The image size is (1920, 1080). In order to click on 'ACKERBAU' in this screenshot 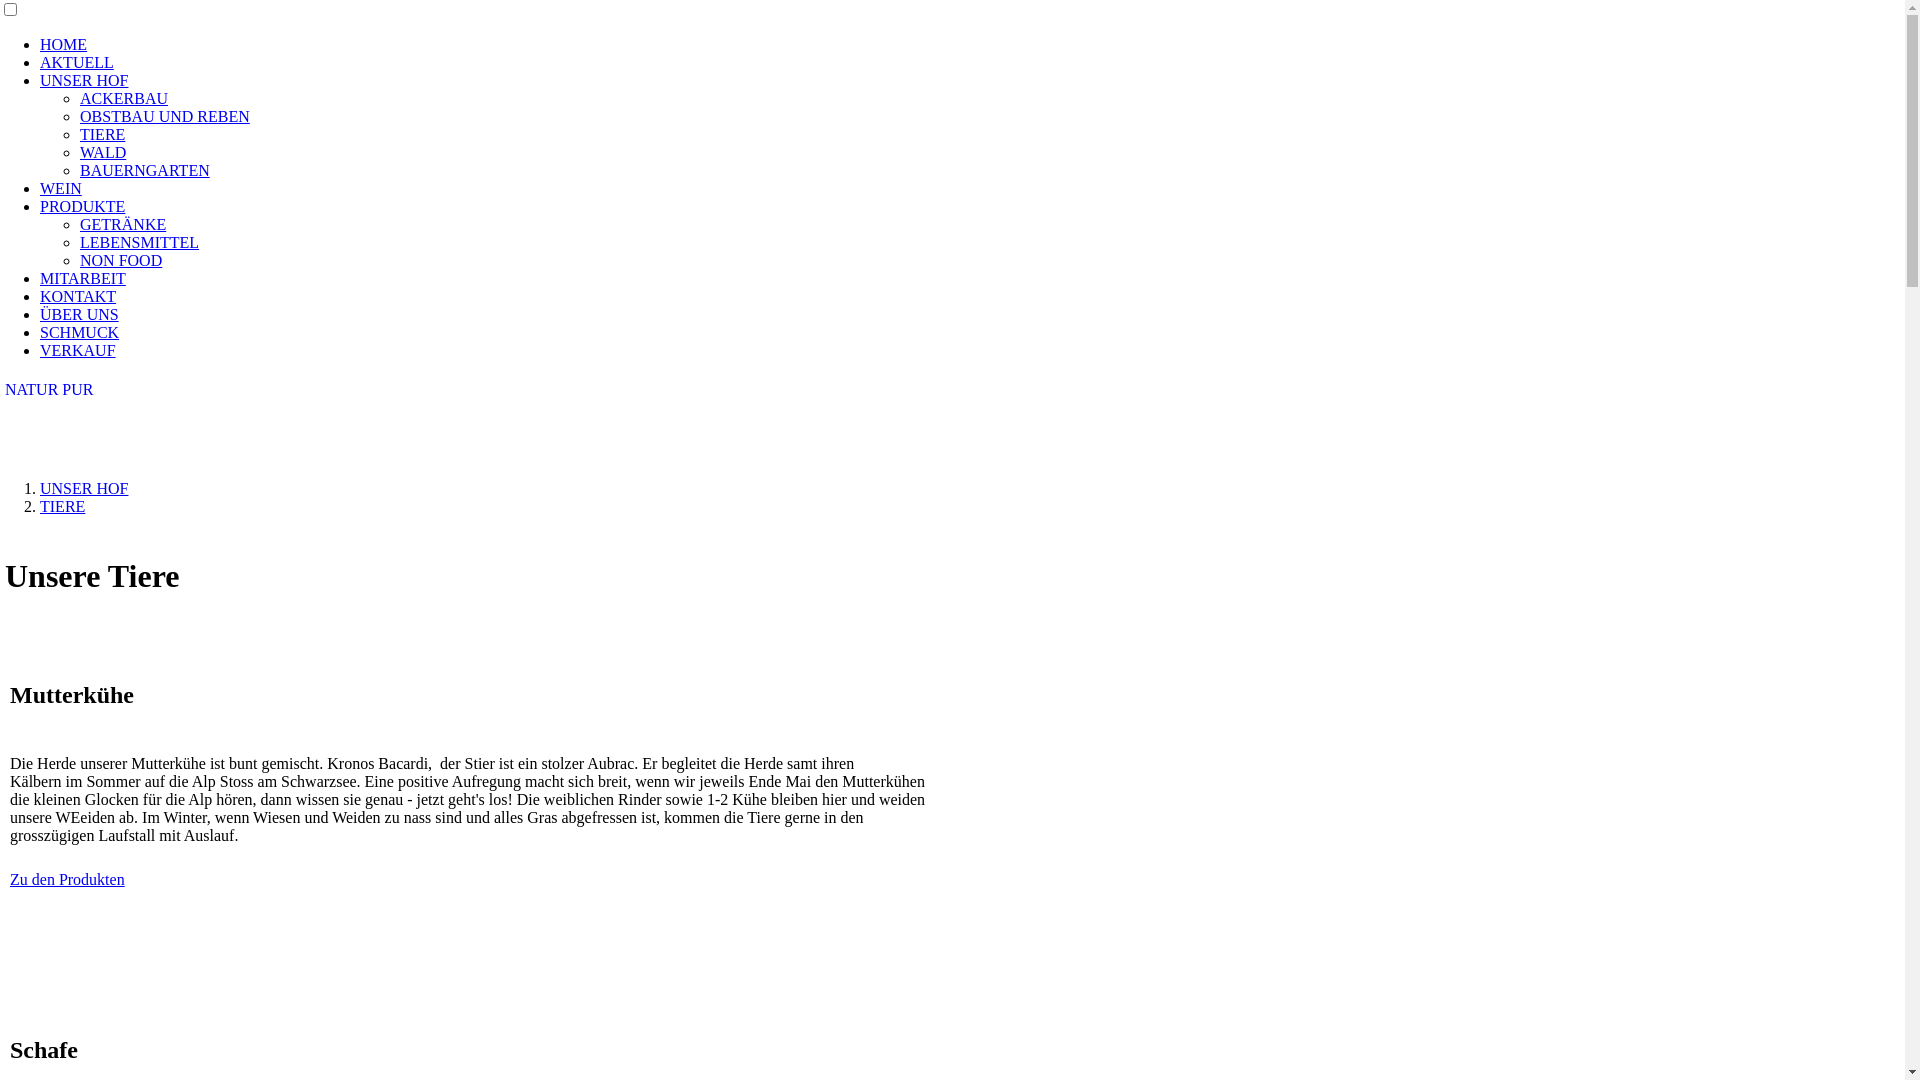, I will do `click(123, 98)`.